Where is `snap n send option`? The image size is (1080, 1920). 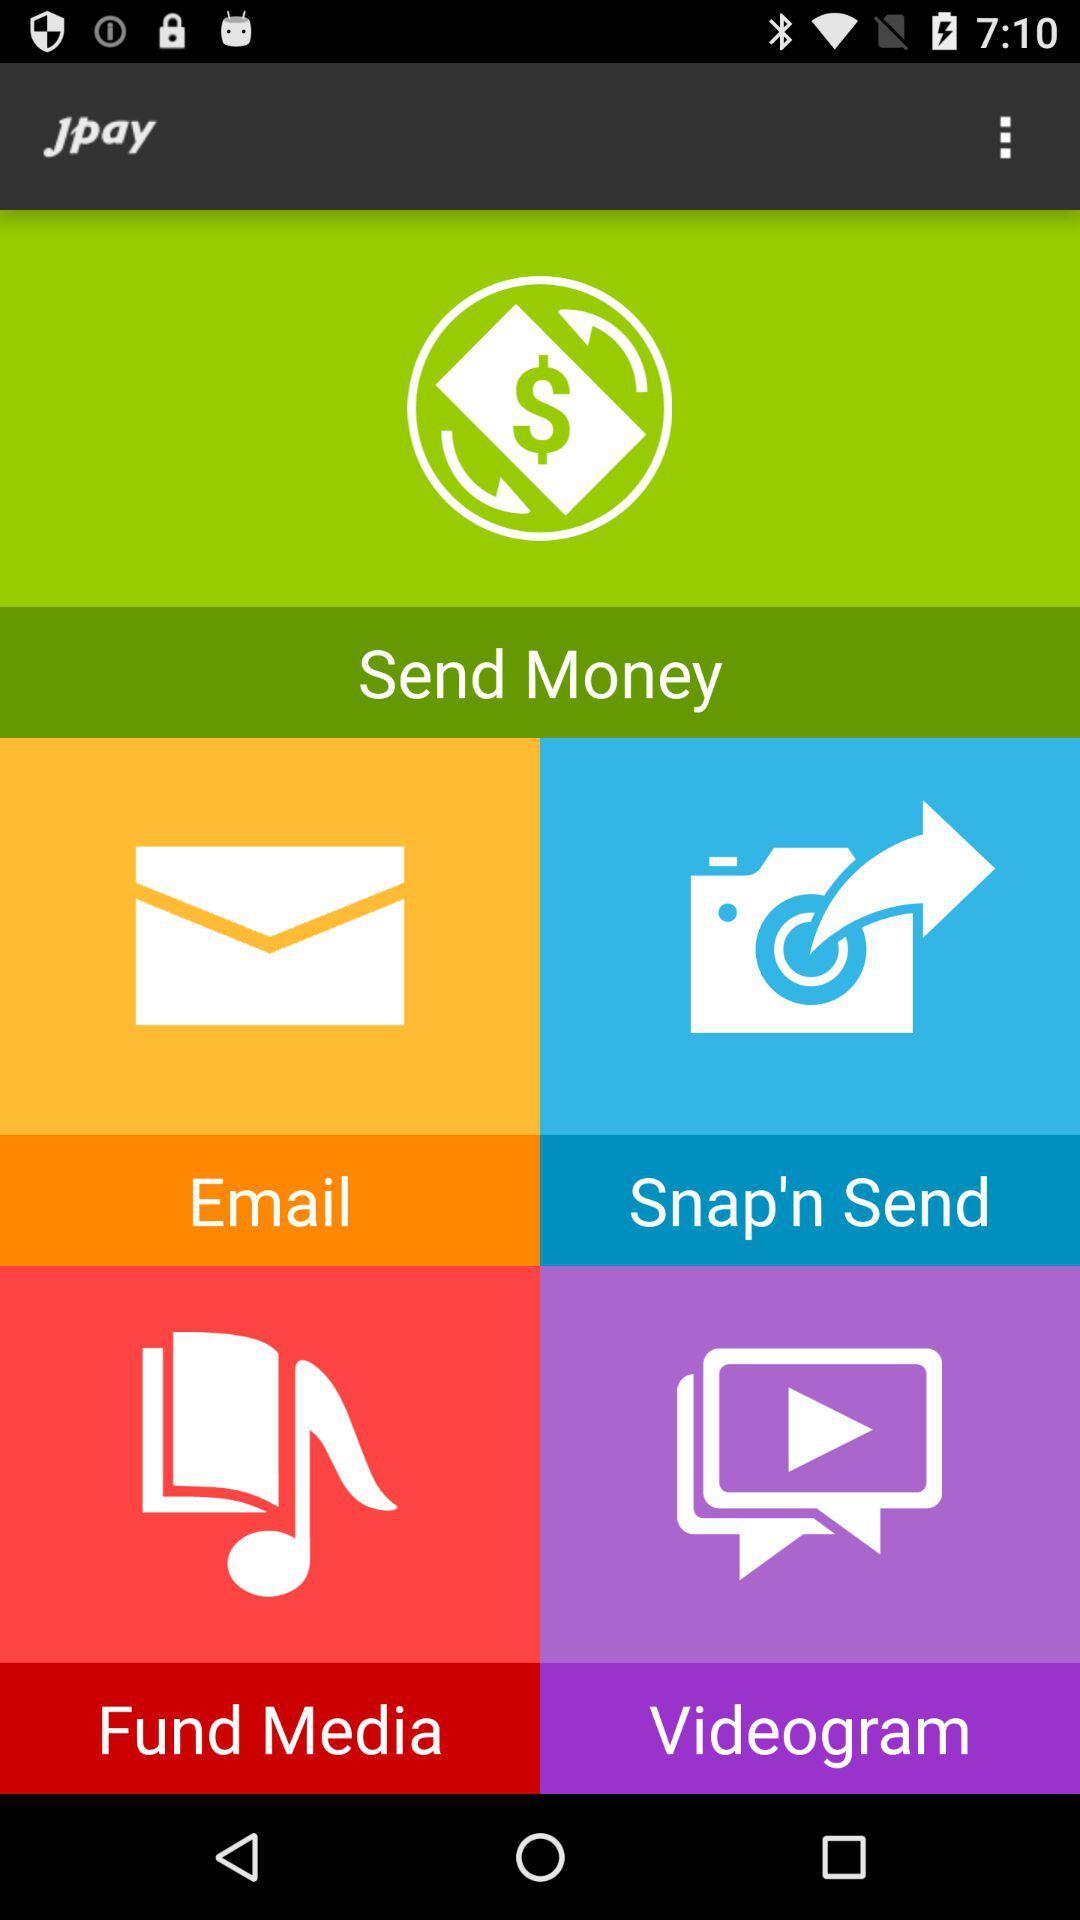 snap n send option is located at coordinates (810, 1002).